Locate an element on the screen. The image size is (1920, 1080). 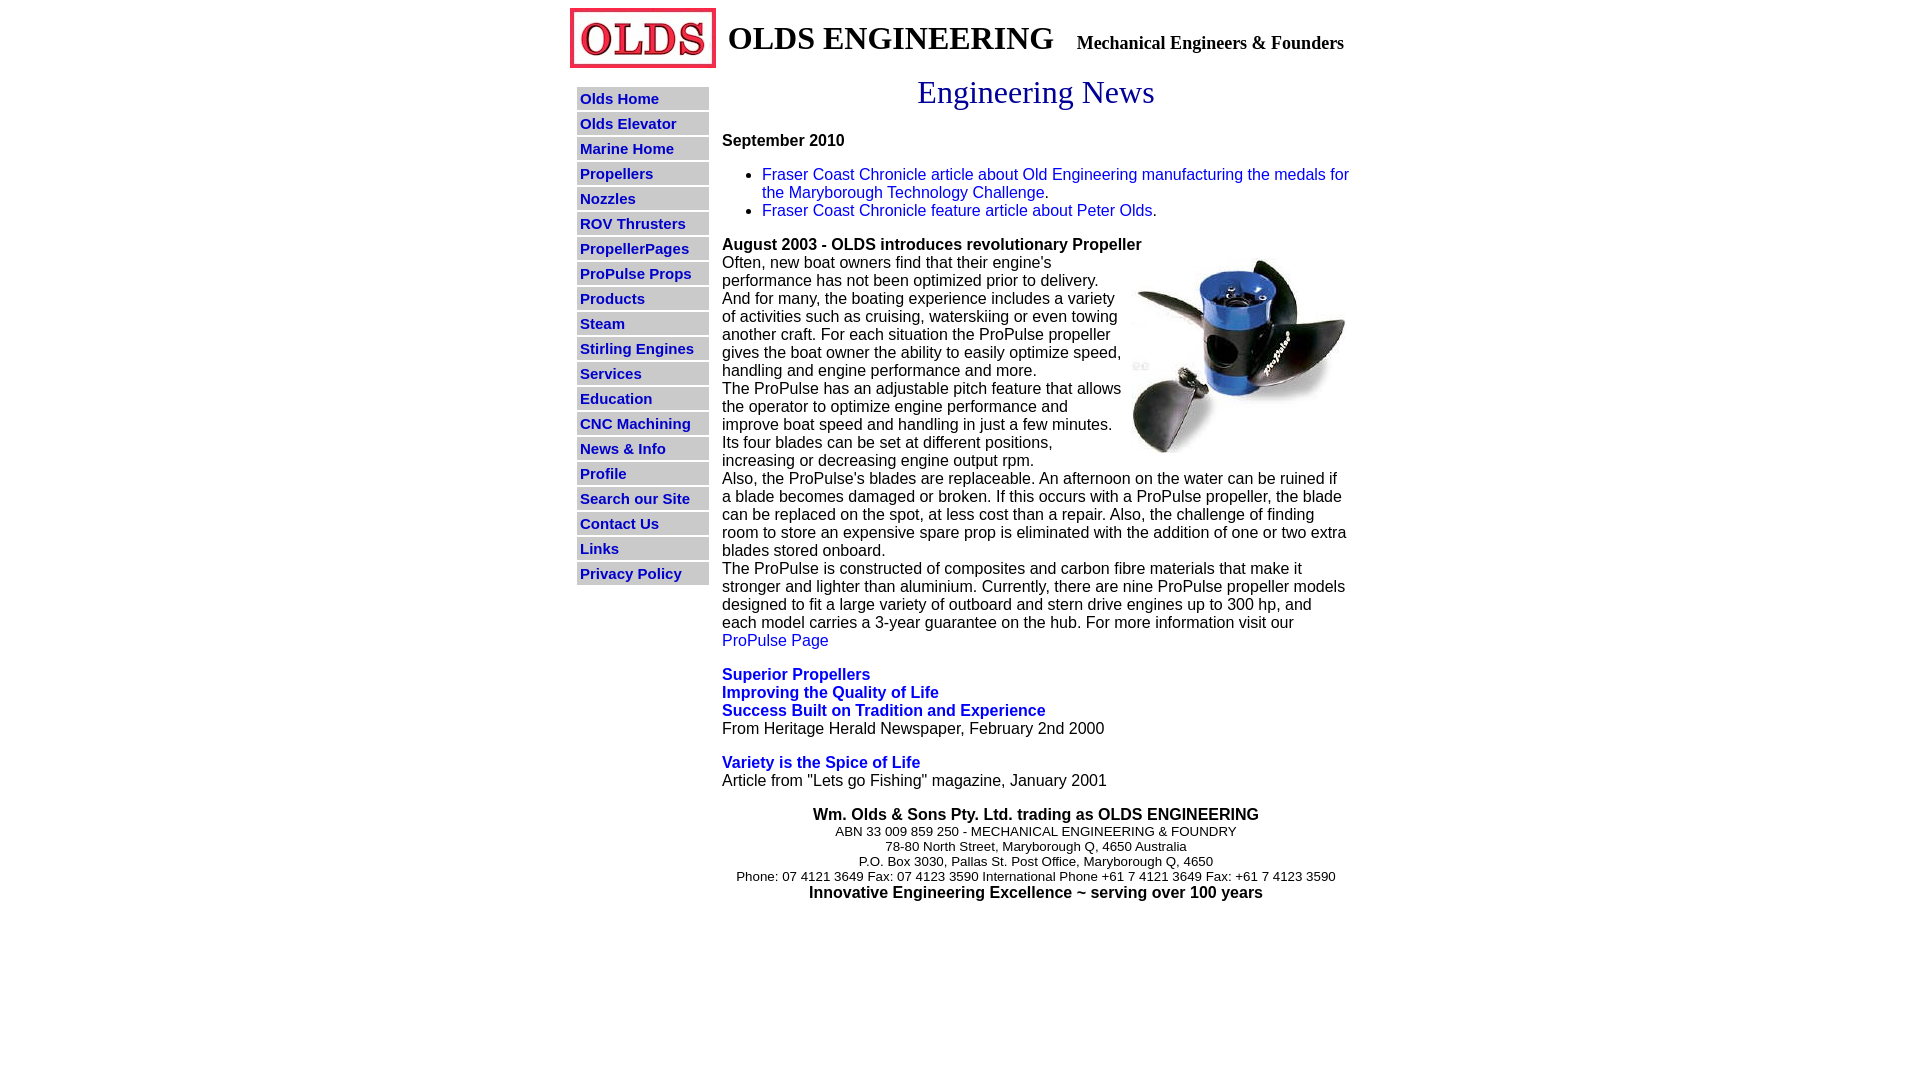
'CNC Machining' is located at coordinates (575, 422).